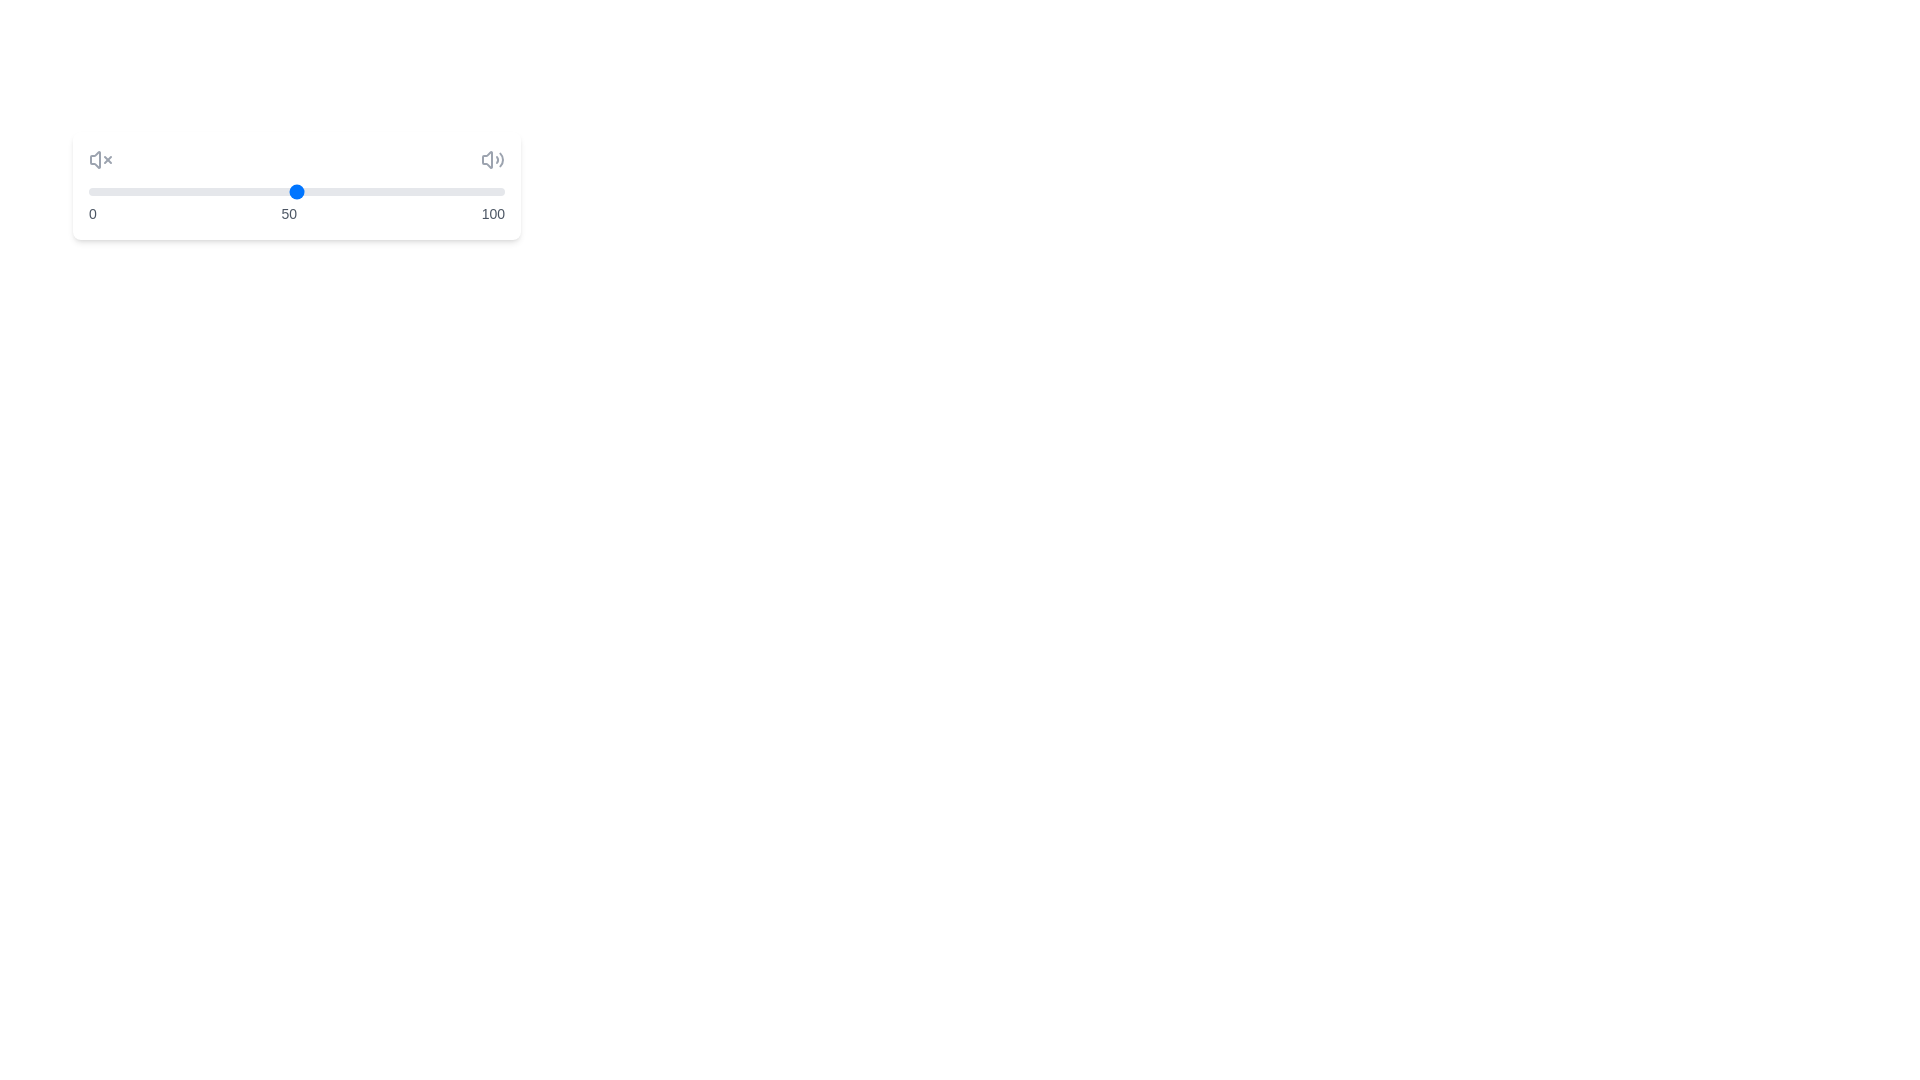 This screenshot has width=1920, height=1080. I want to click on the slider to set the volume to 15%, so click(150, 192).